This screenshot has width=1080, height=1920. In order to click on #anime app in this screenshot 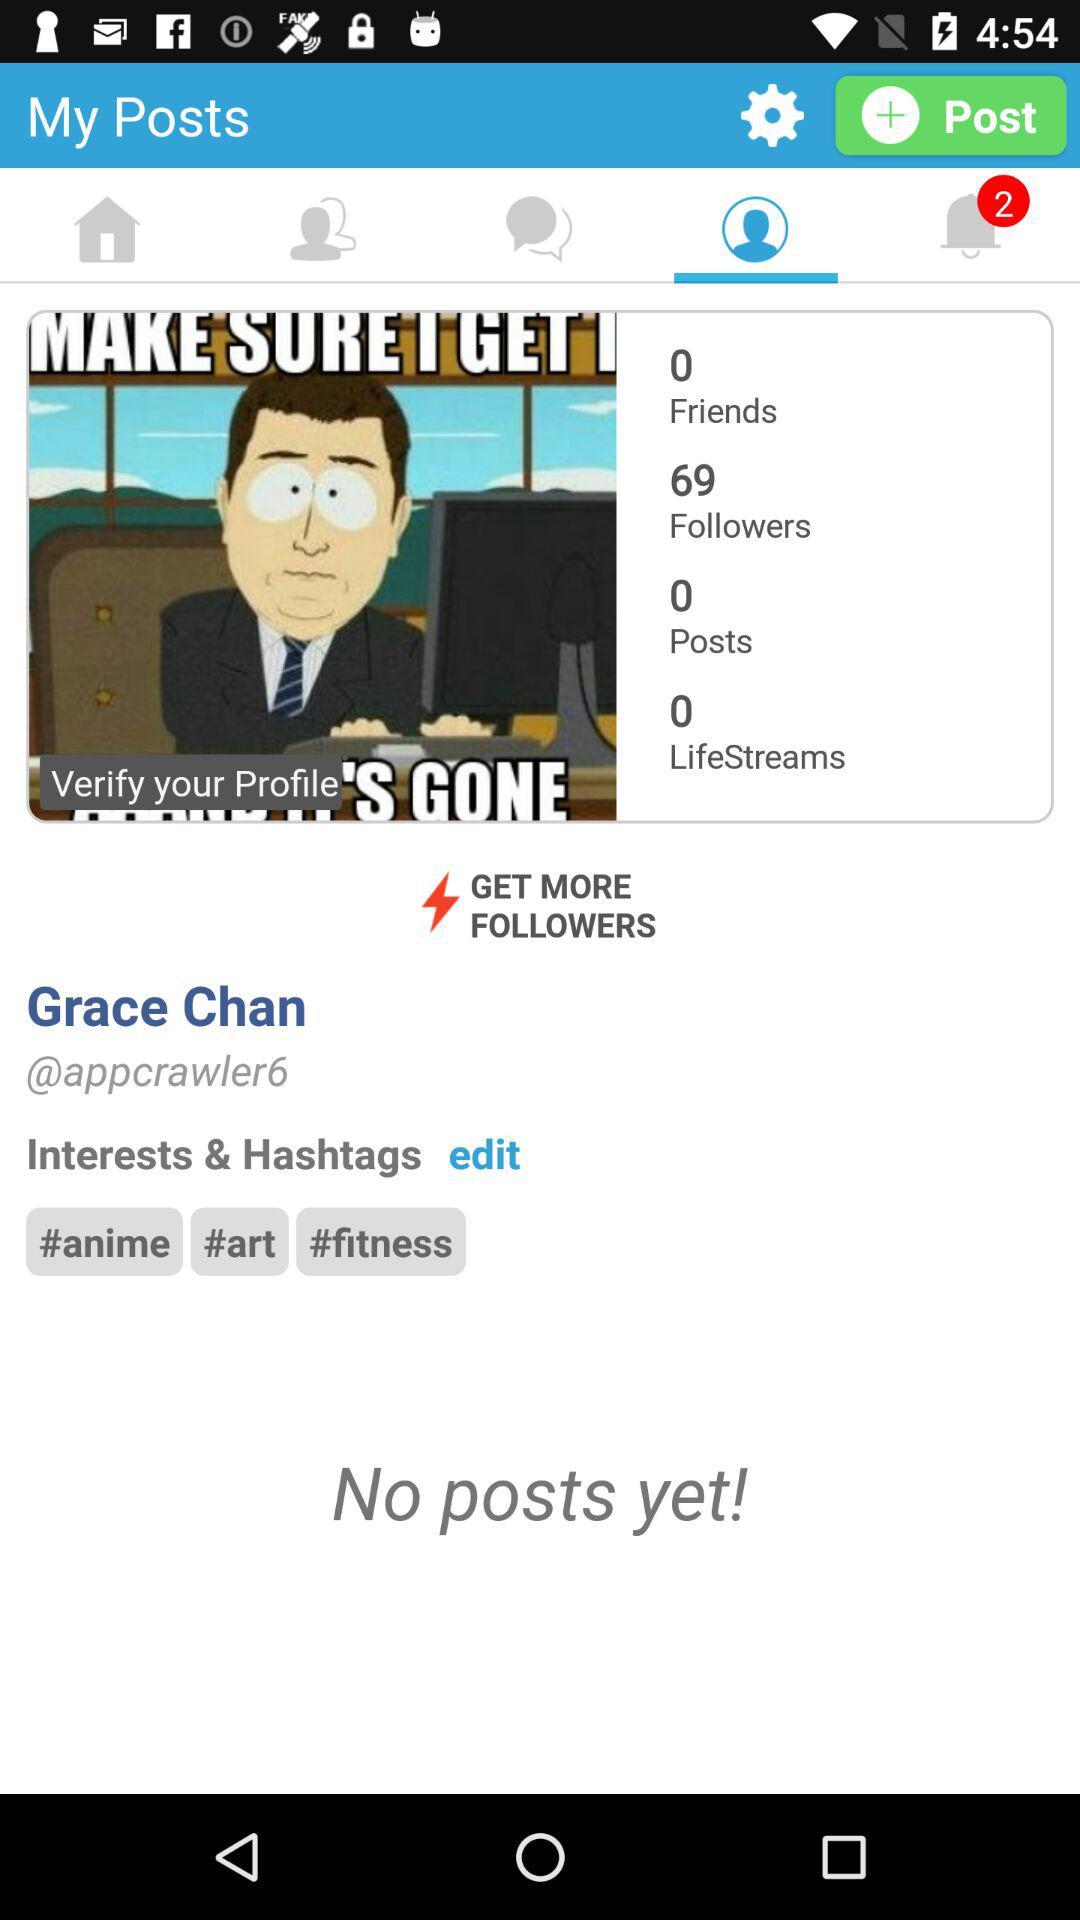, I will do `click(104, 1240)`.